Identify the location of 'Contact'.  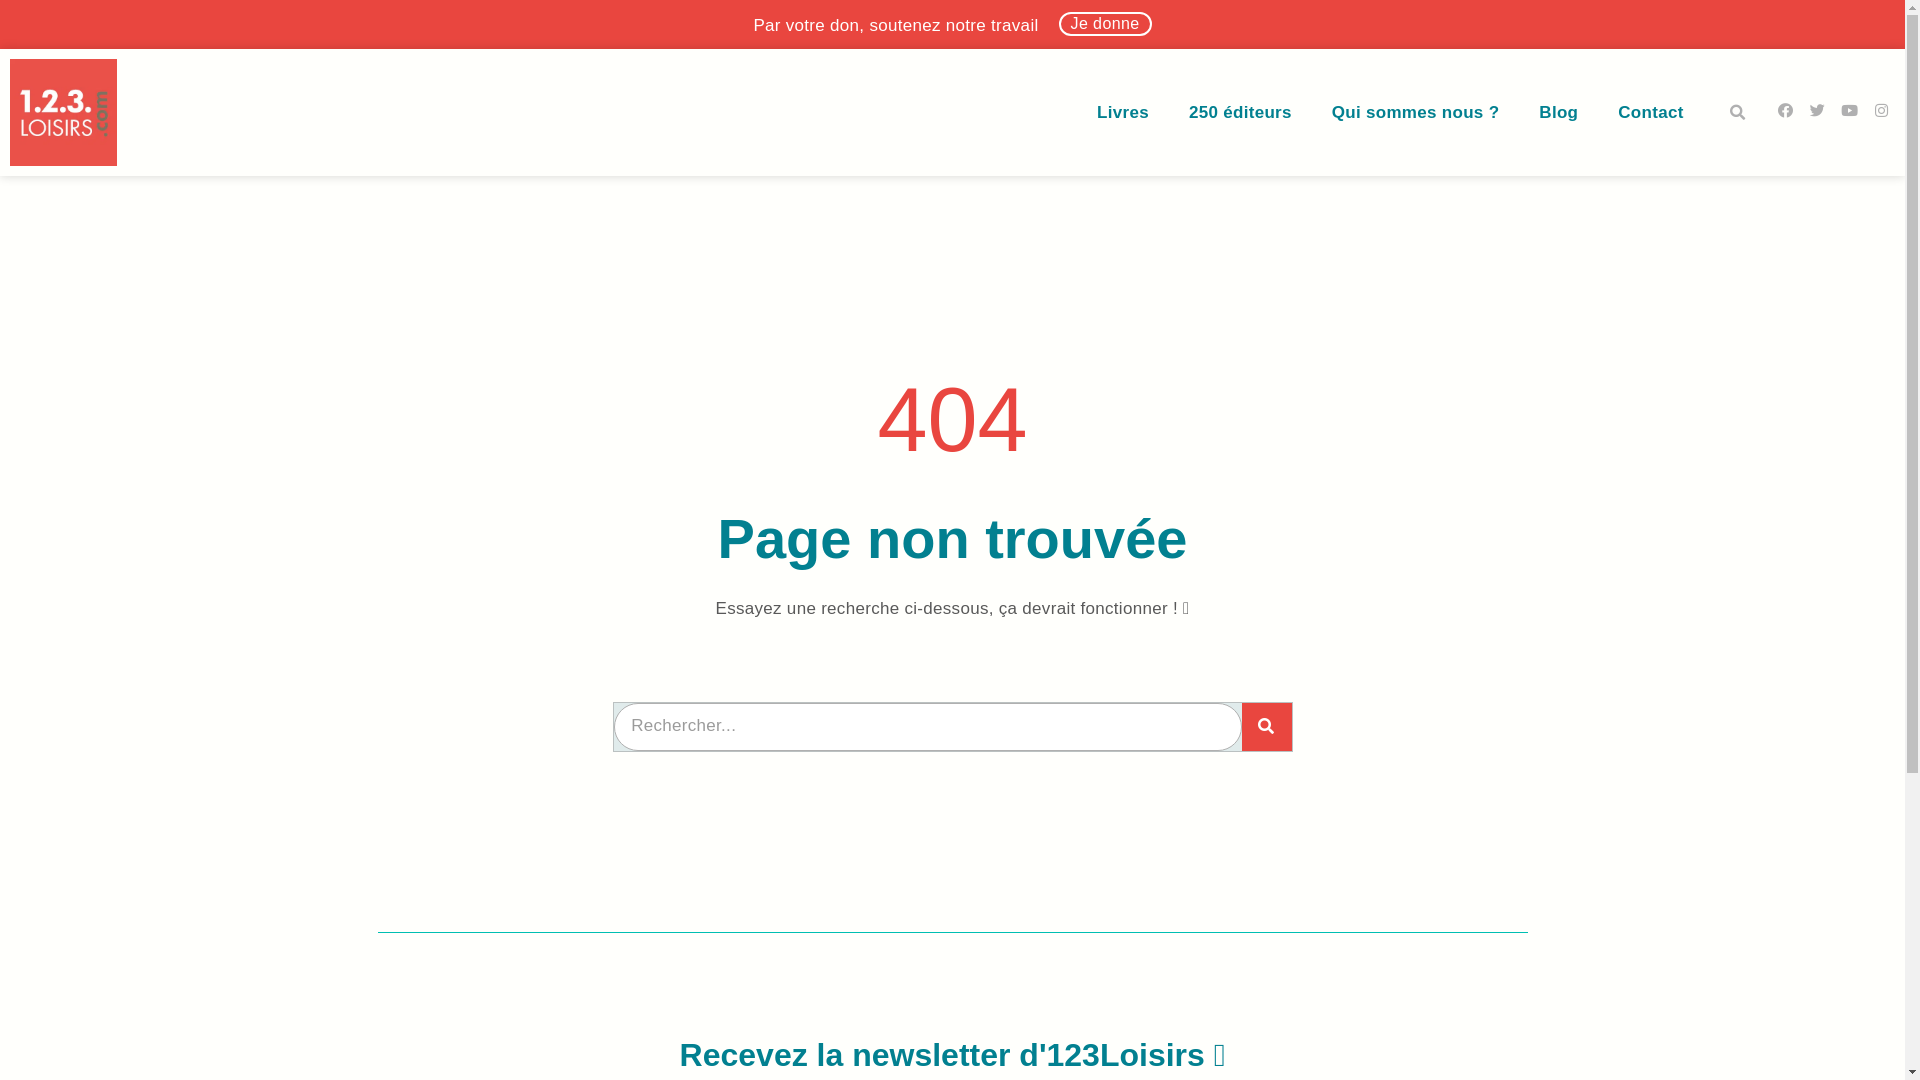
(1650, 112).